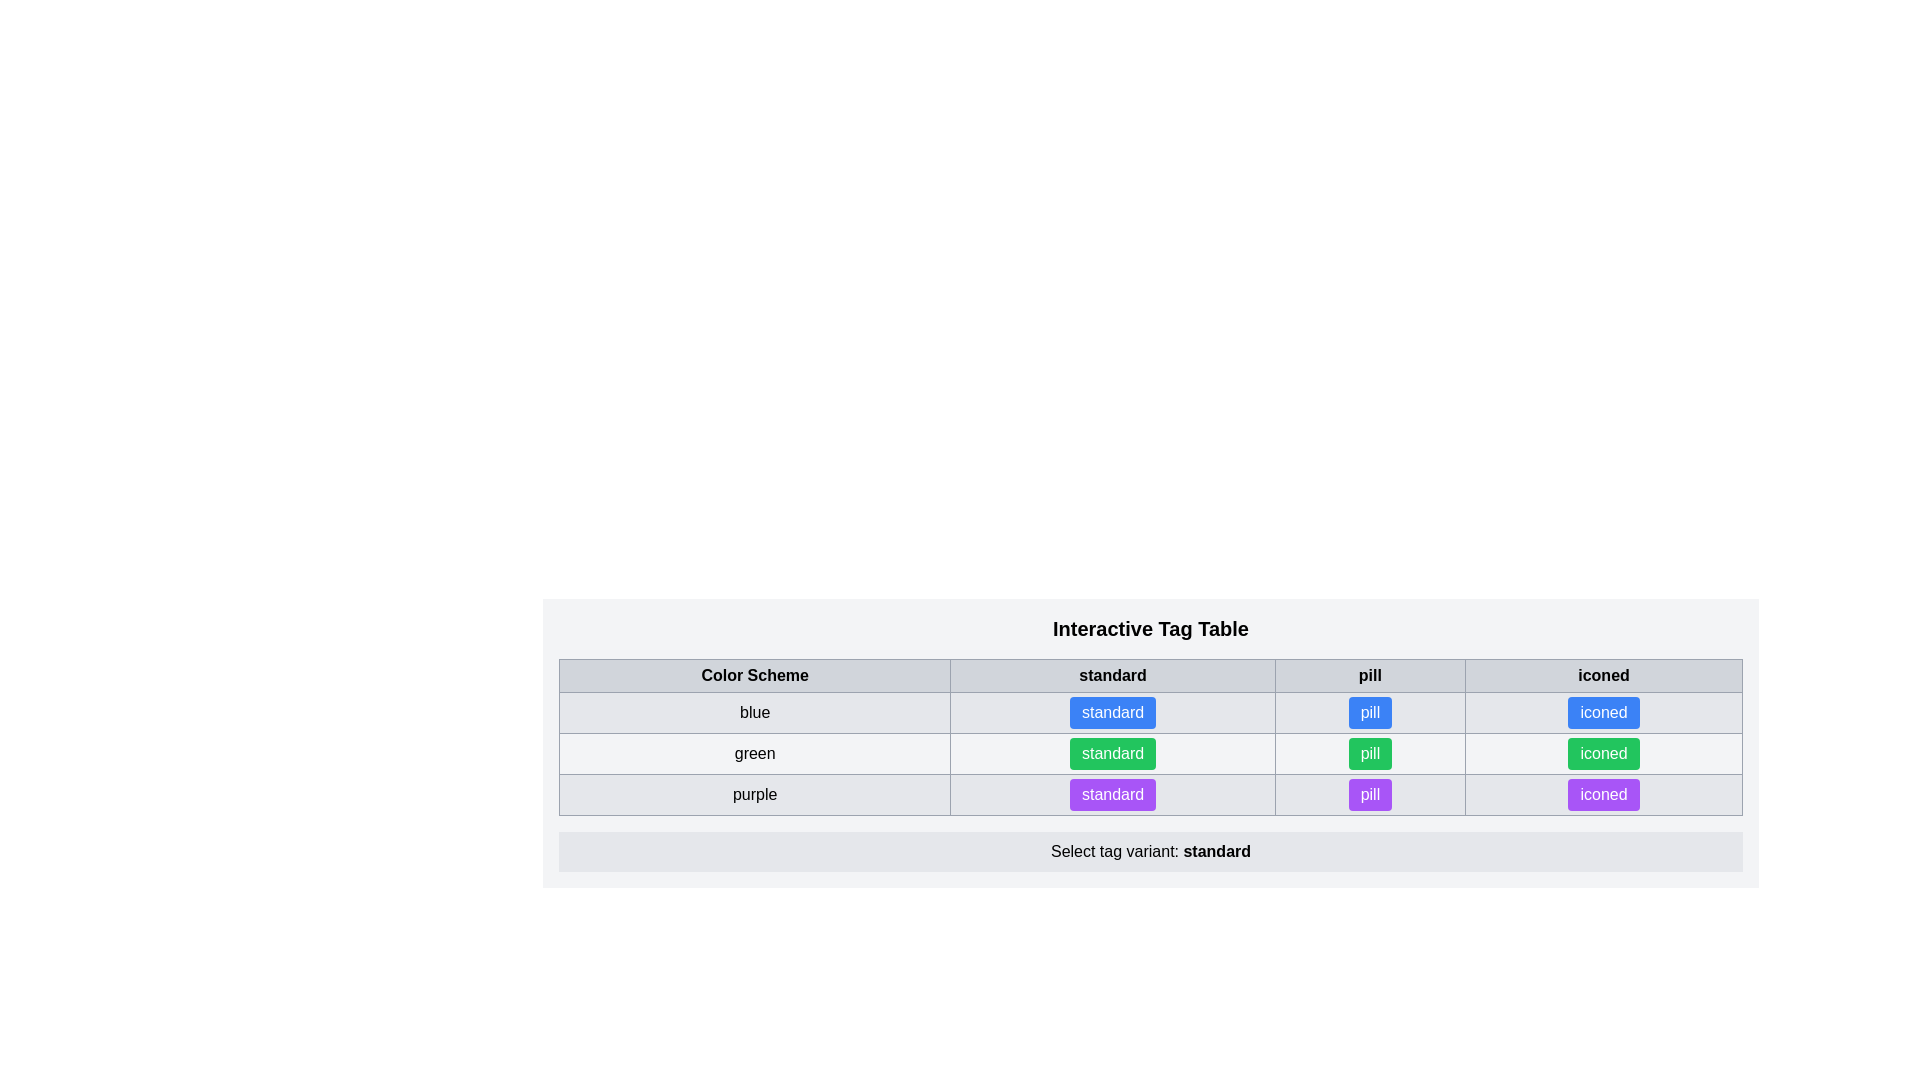 The height and width of the screenshot is (1080, 1920). What do you see at coordinates (1216, 851) in the screenshot?
I see `the text label displaying 'standard' located in the bottom section of the interface under the 'Interactive Tag Table'` at bounding box center [1216, 851].